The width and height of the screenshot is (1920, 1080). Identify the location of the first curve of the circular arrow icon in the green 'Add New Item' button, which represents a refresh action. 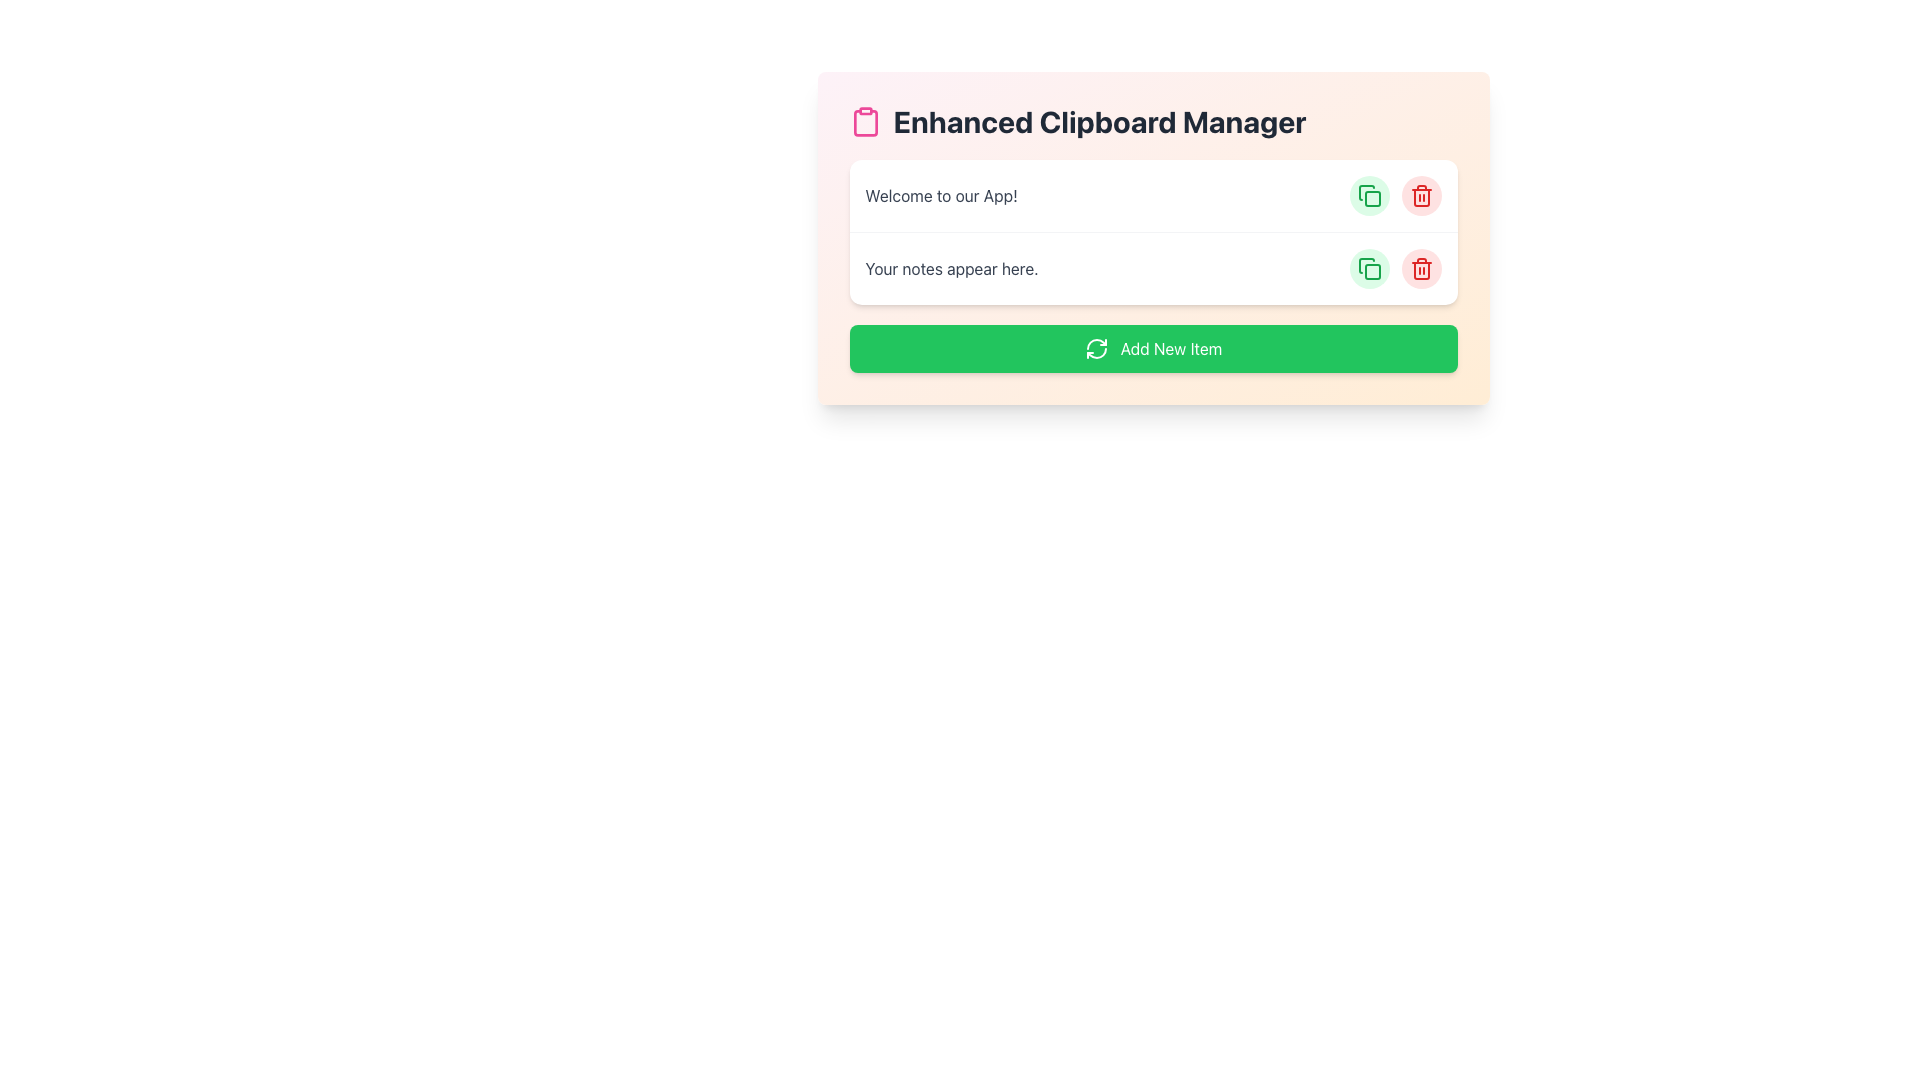
(1095, 343).